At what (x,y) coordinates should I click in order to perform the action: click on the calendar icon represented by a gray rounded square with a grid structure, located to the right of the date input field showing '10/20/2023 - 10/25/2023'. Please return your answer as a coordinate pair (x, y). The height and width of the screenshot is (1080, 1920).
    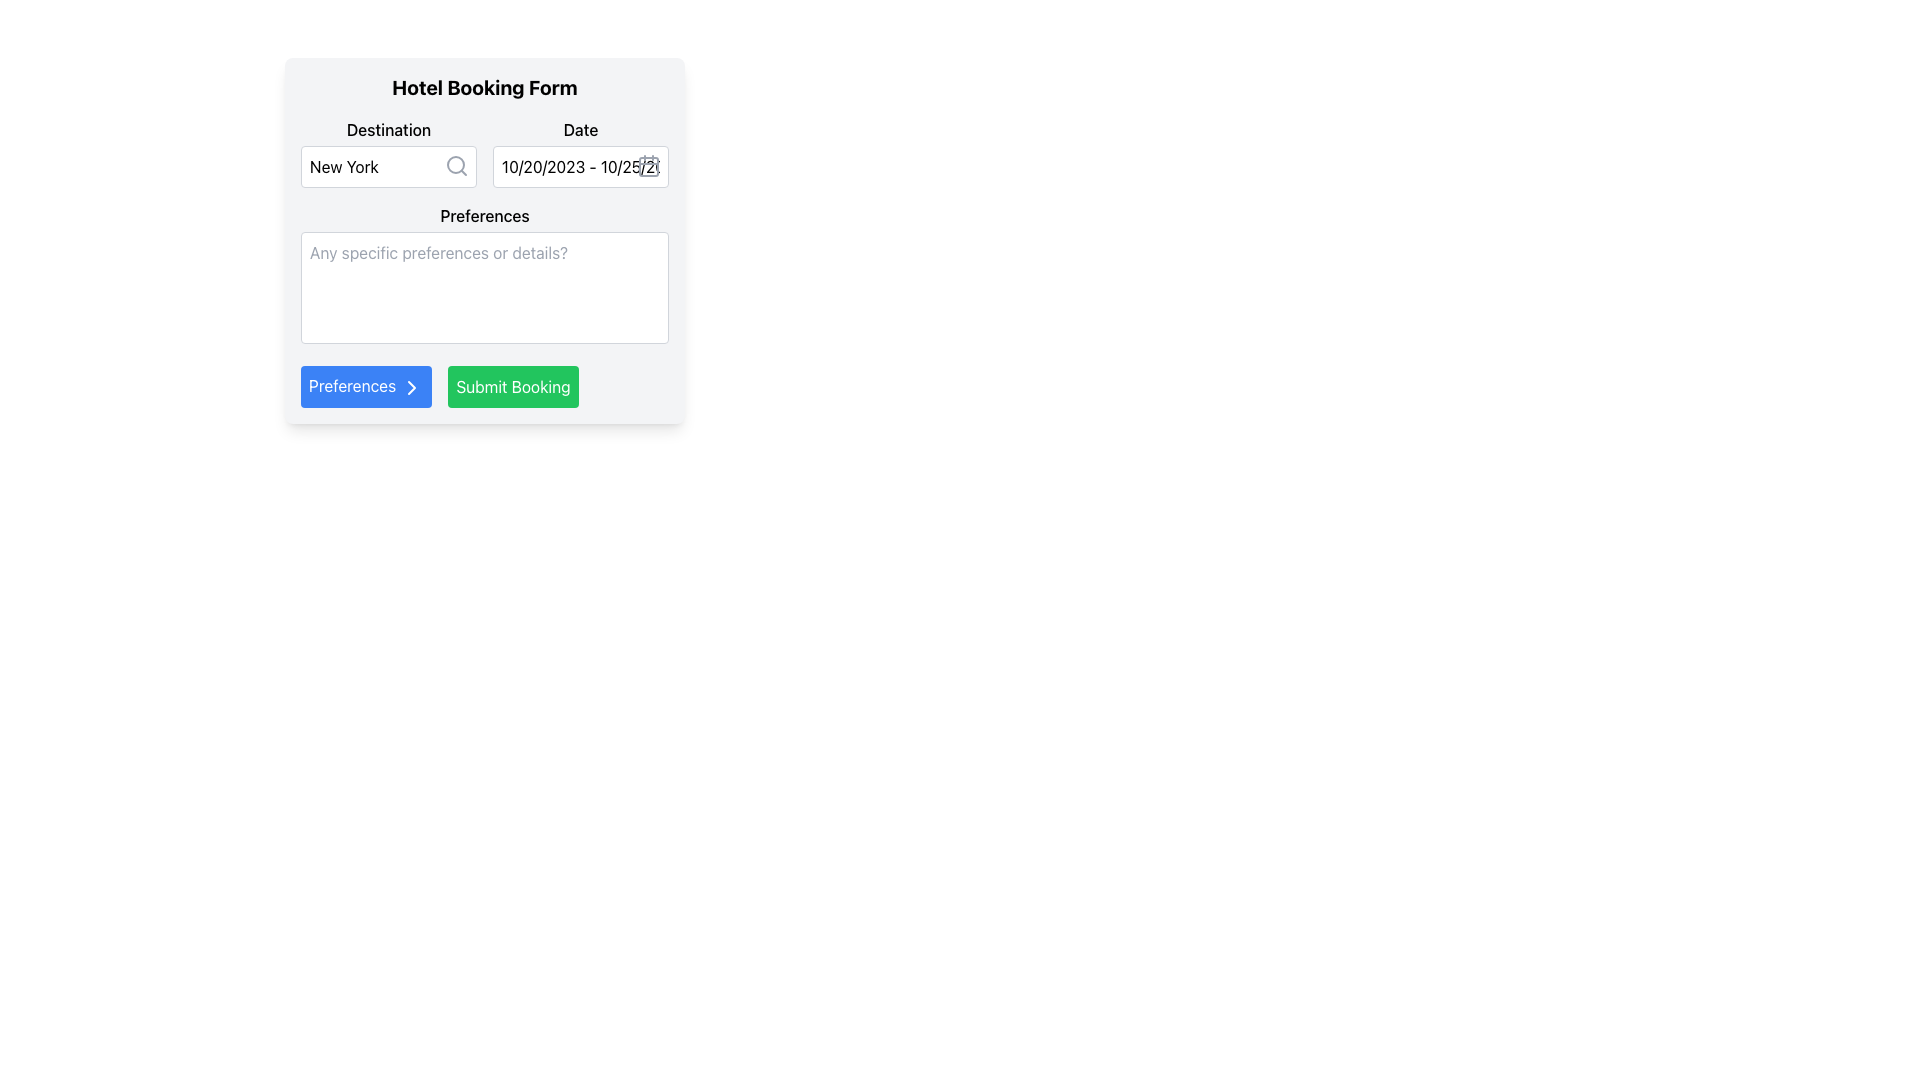
    Looking at the image, I should click on (648, 164).